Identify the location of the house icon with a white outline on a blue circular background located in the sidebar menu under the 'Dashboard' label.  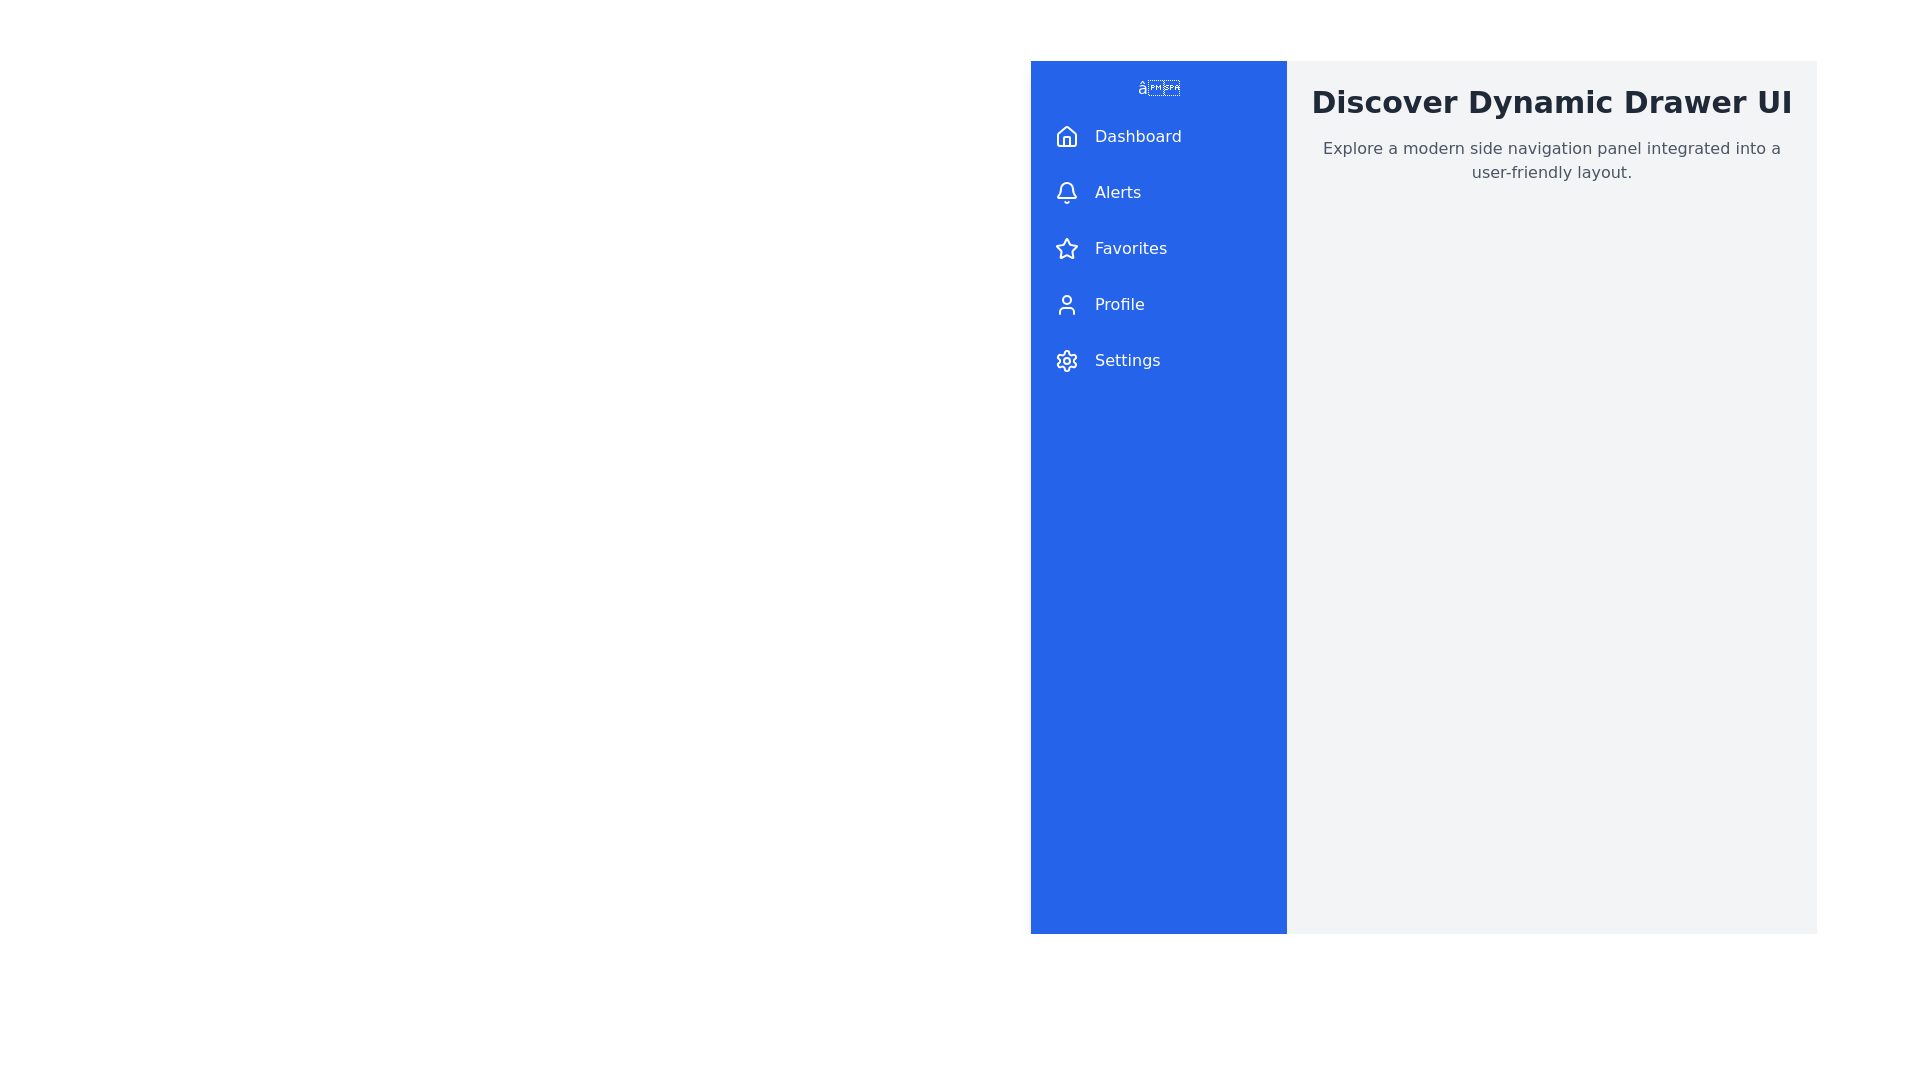
(1065, 136).